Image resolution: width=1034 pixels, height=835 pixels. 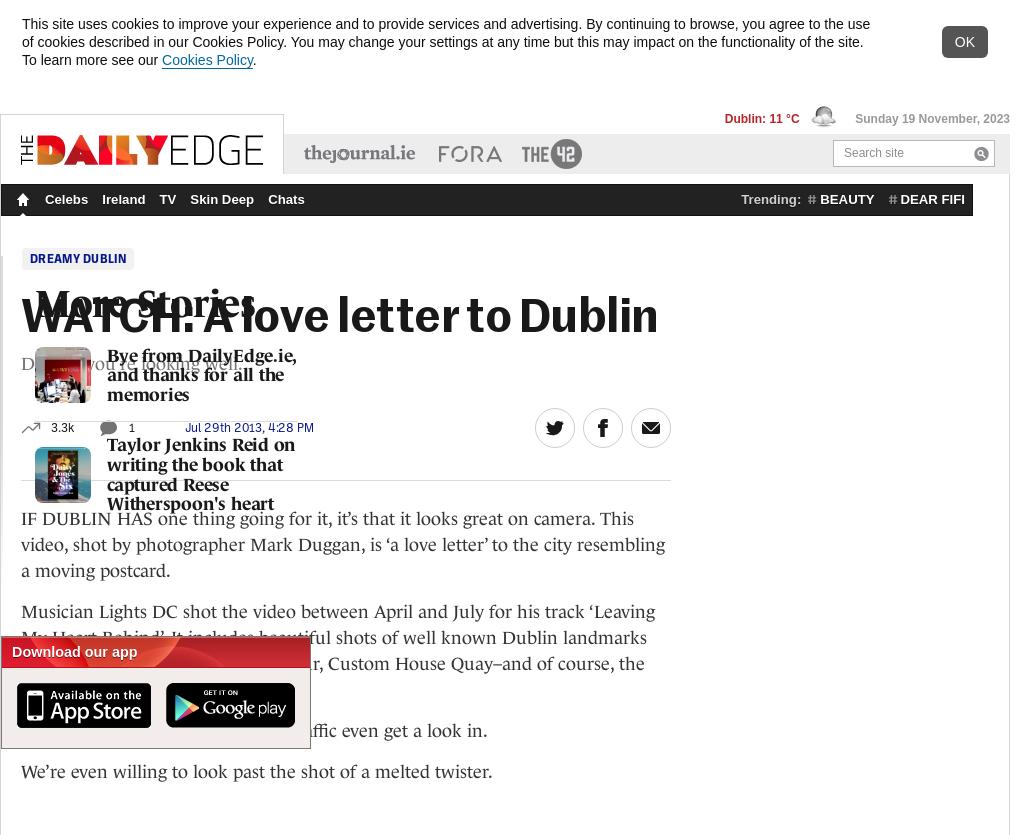 I want to click on 'Cookies Policy', so click(x=207, y=60).